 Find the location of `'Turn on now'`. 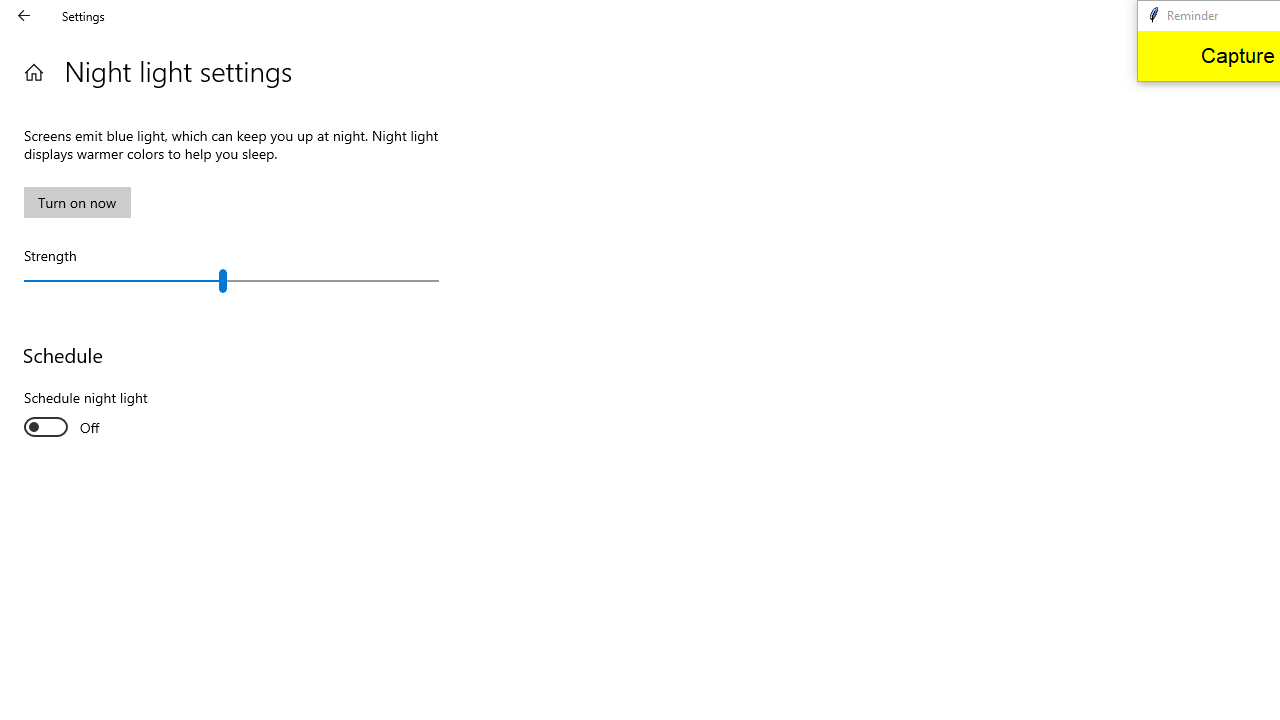

'Turn on now' is located at coordinates (77, 202).